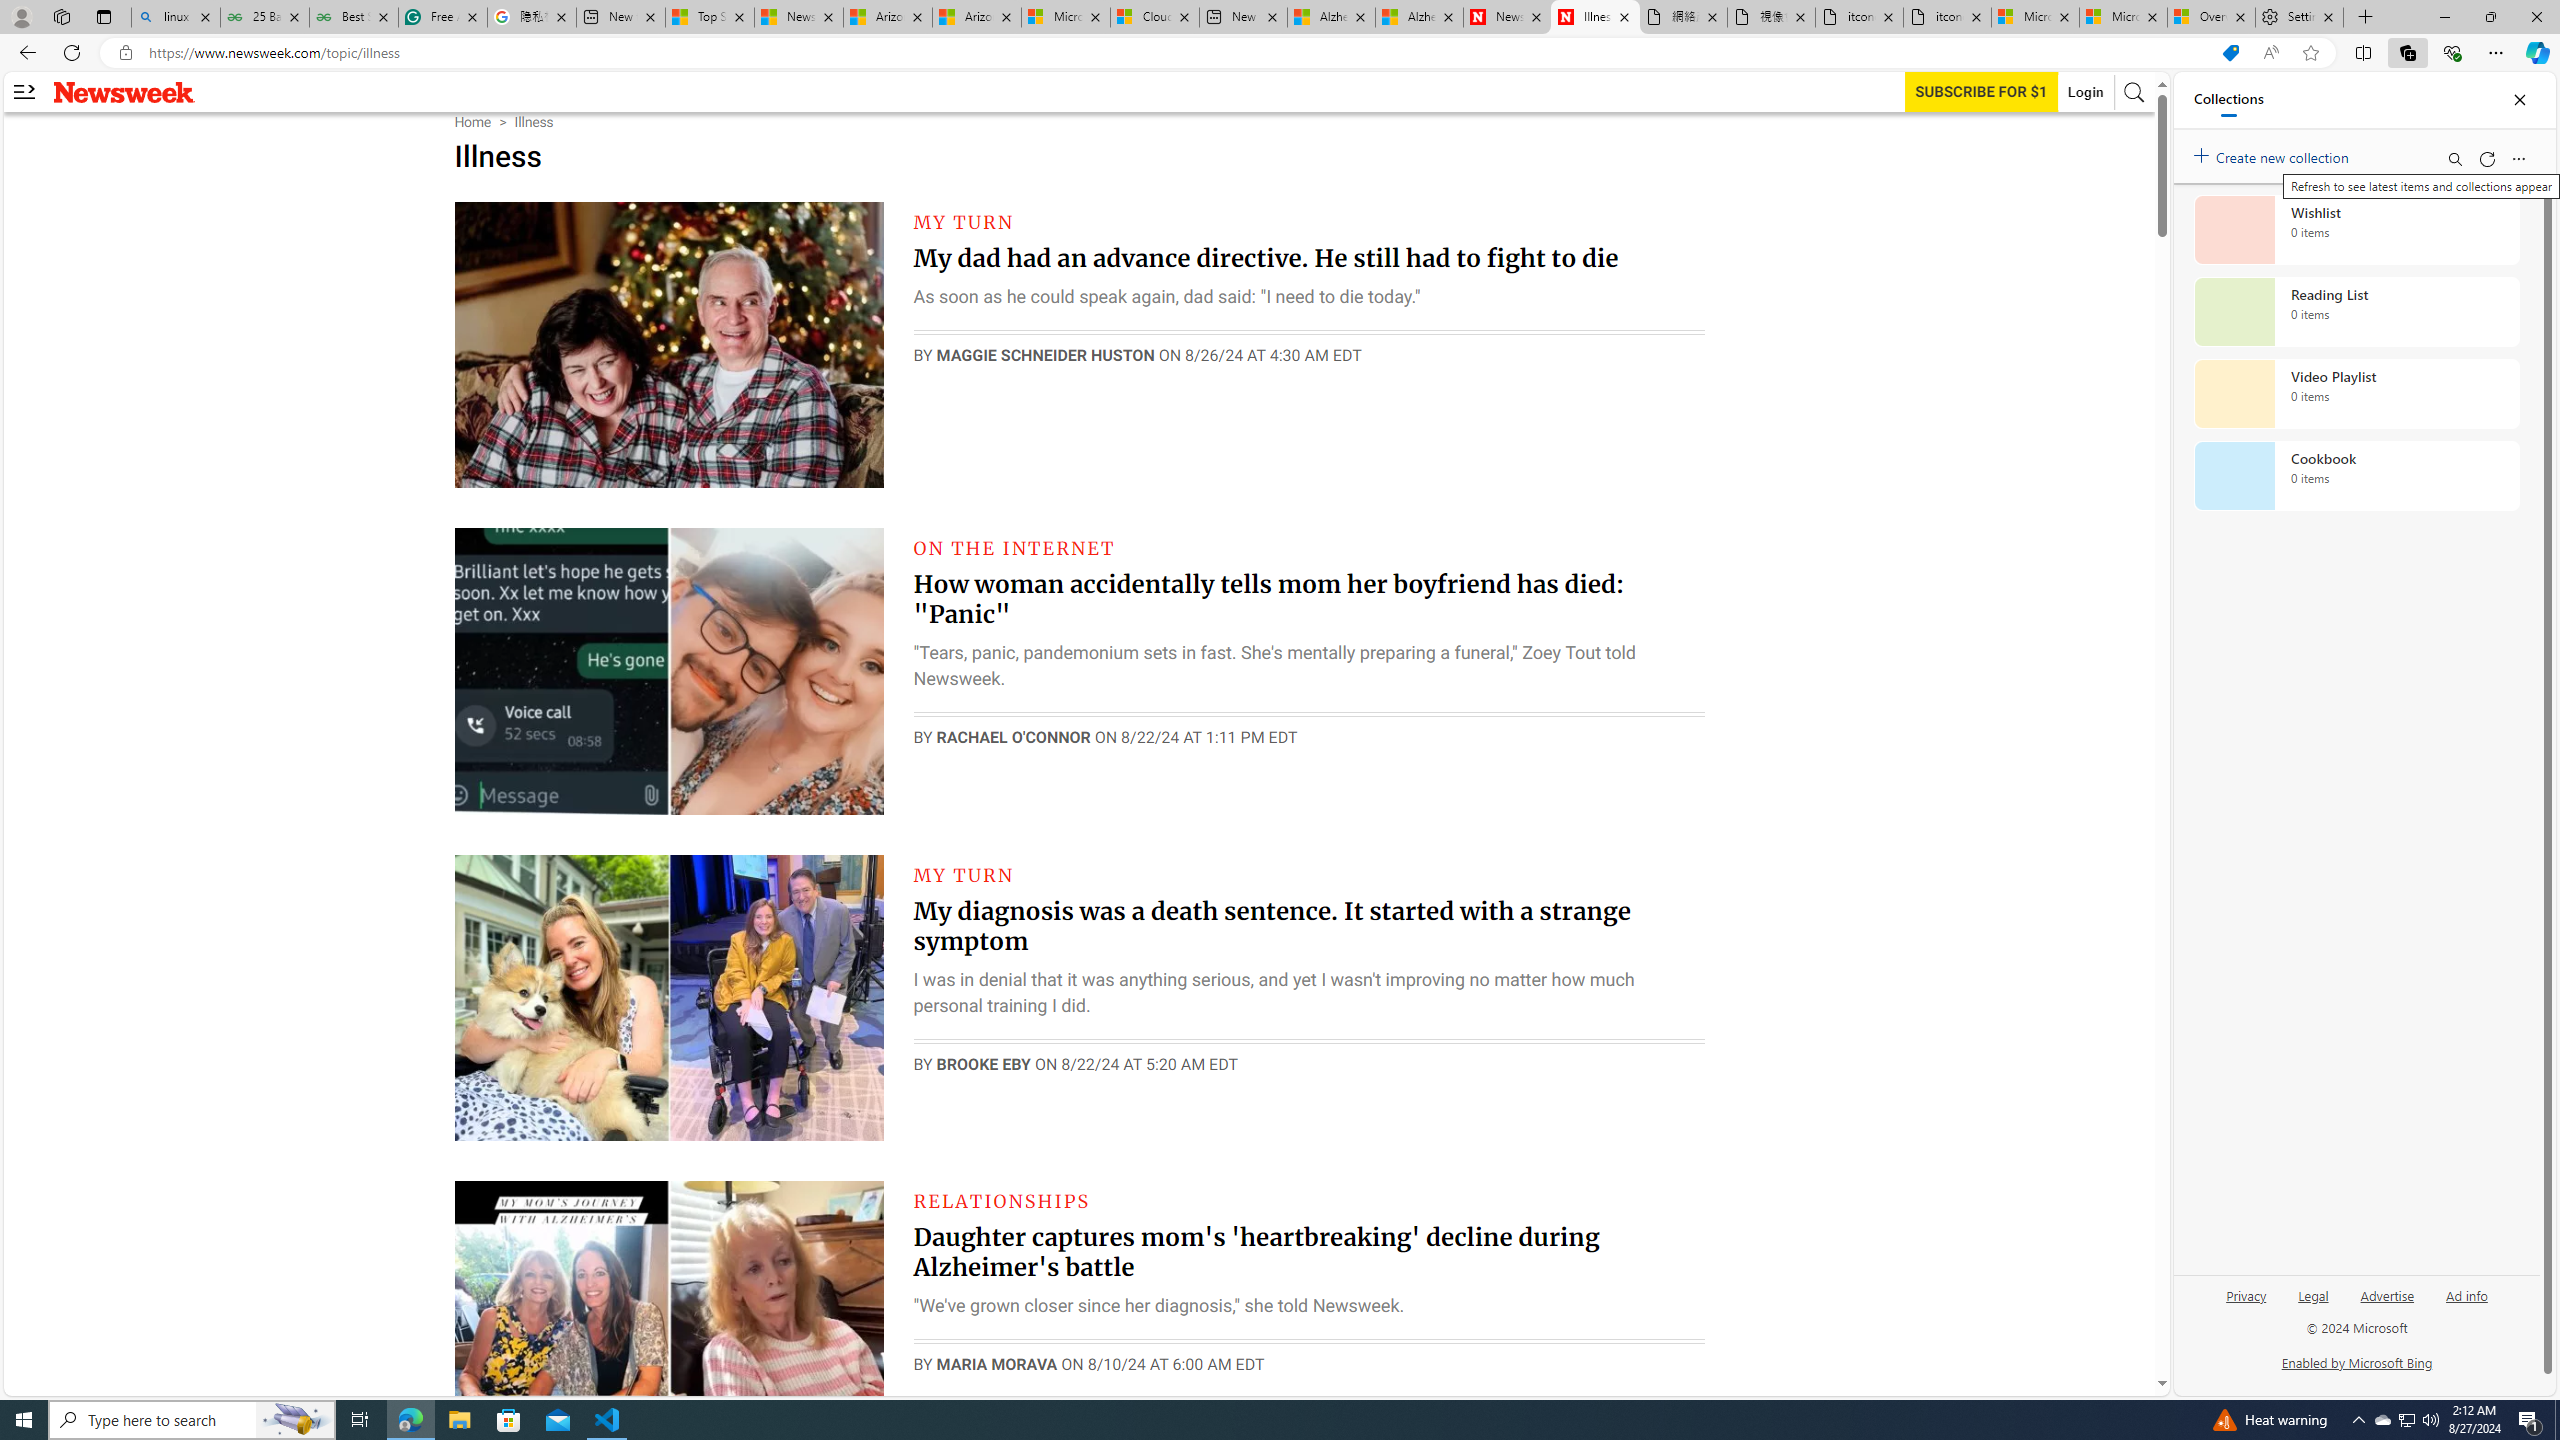  Describe the element at coordinates (1595, 16) in the screenshot. I see `'Illness news & latest pictures from Newsweek.com'` at that location.